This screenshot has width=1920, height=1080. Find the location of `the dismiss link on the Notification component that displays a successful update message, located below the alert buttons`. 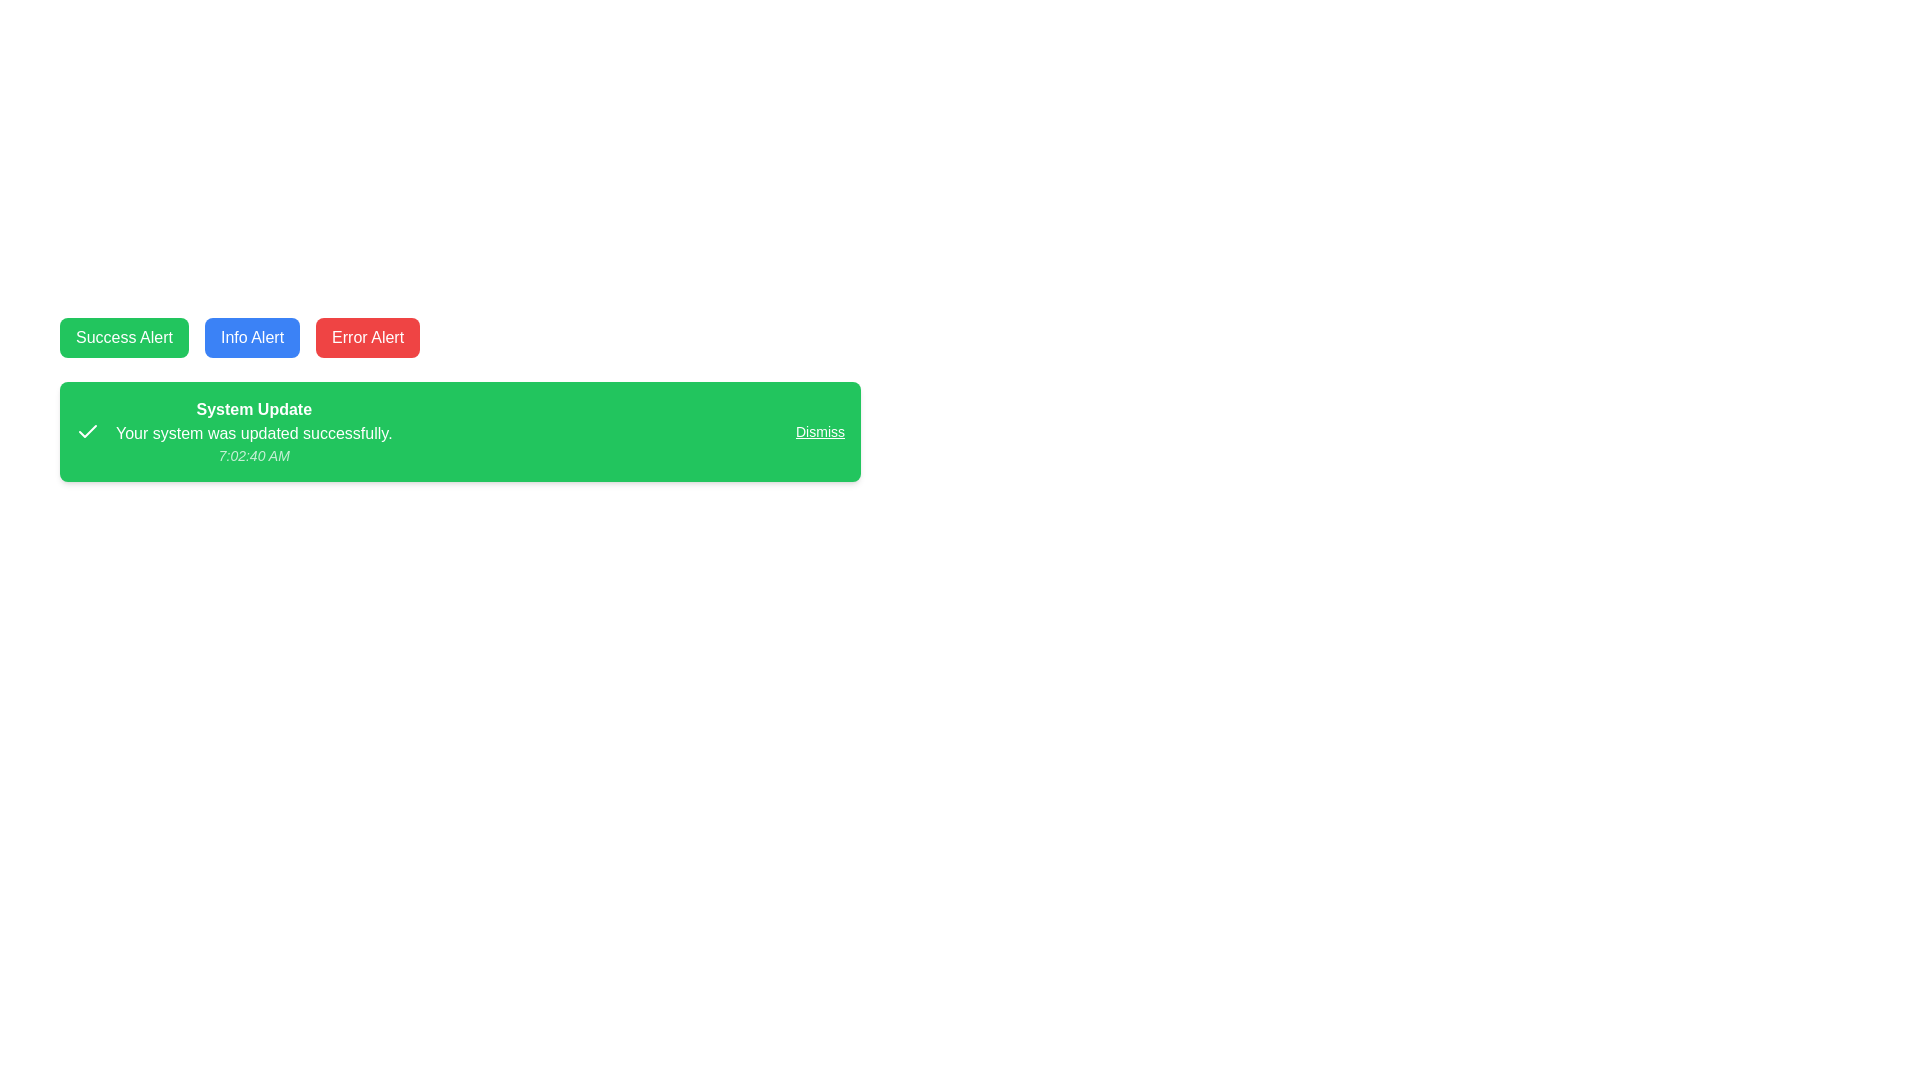

the dismiss link on the Notification component that displays a successful update message, located below the alert buttons is located at coordinates (459, 431).